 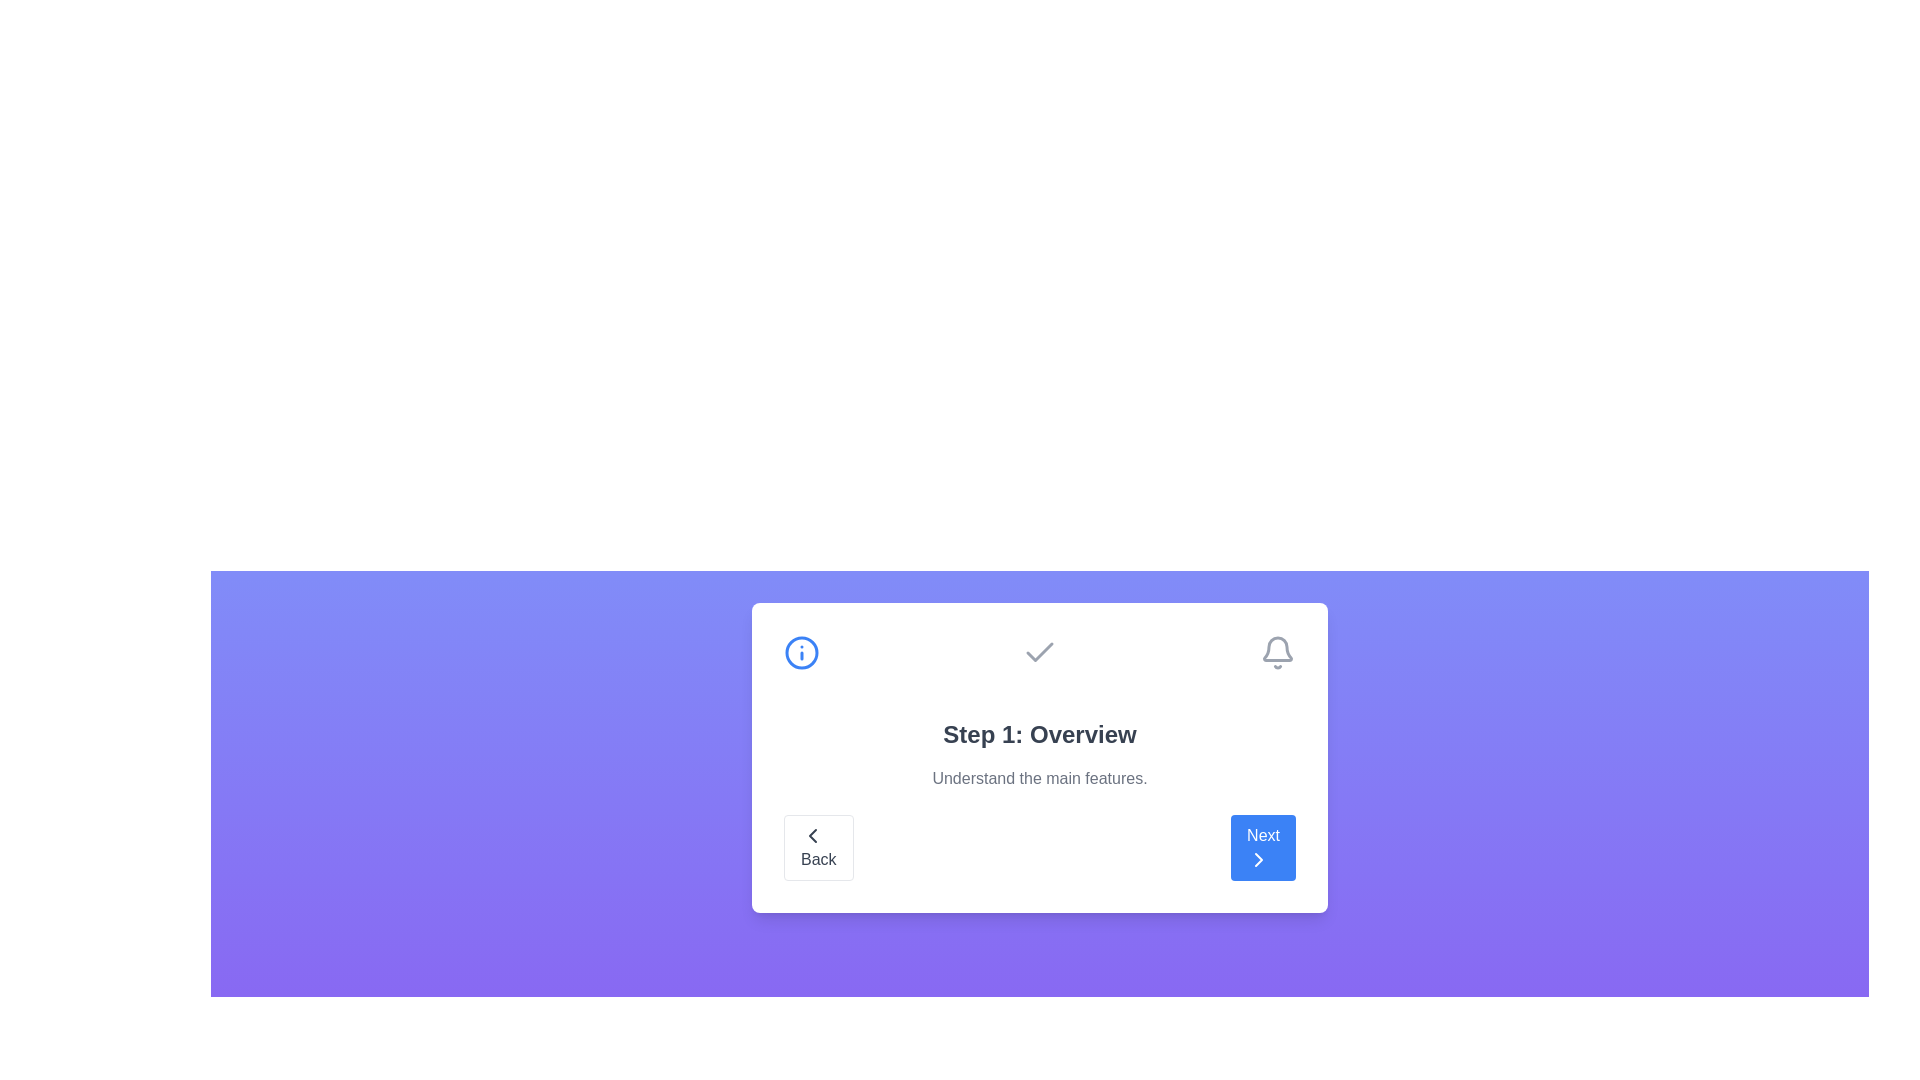 What do you see at coordinates (801, 652) in the screenshot?
I see `the step icon for step 1` at bounding box center [801, 652].